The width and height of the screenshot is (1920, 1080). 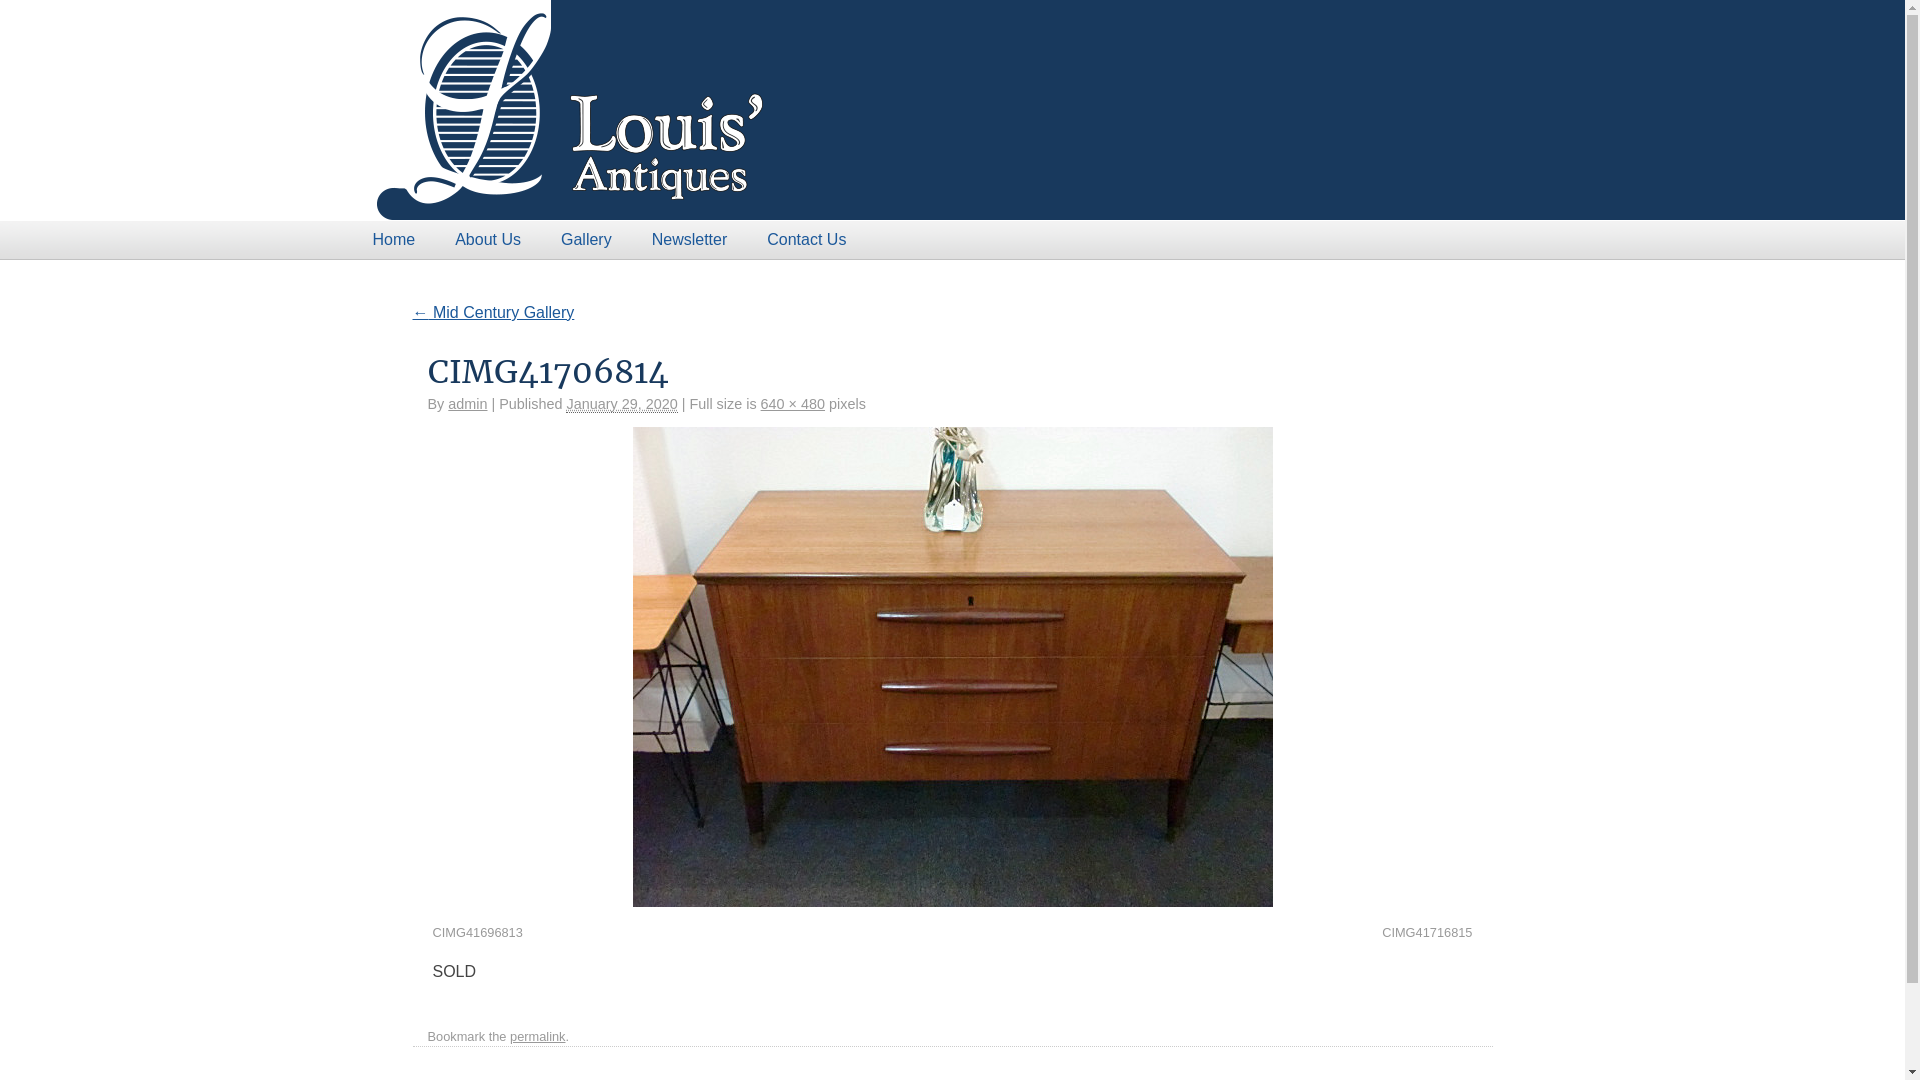 What do you see at coordinates (466, 404) in the screenshot?
I see `'admin'` at bounding box center [466, 404].